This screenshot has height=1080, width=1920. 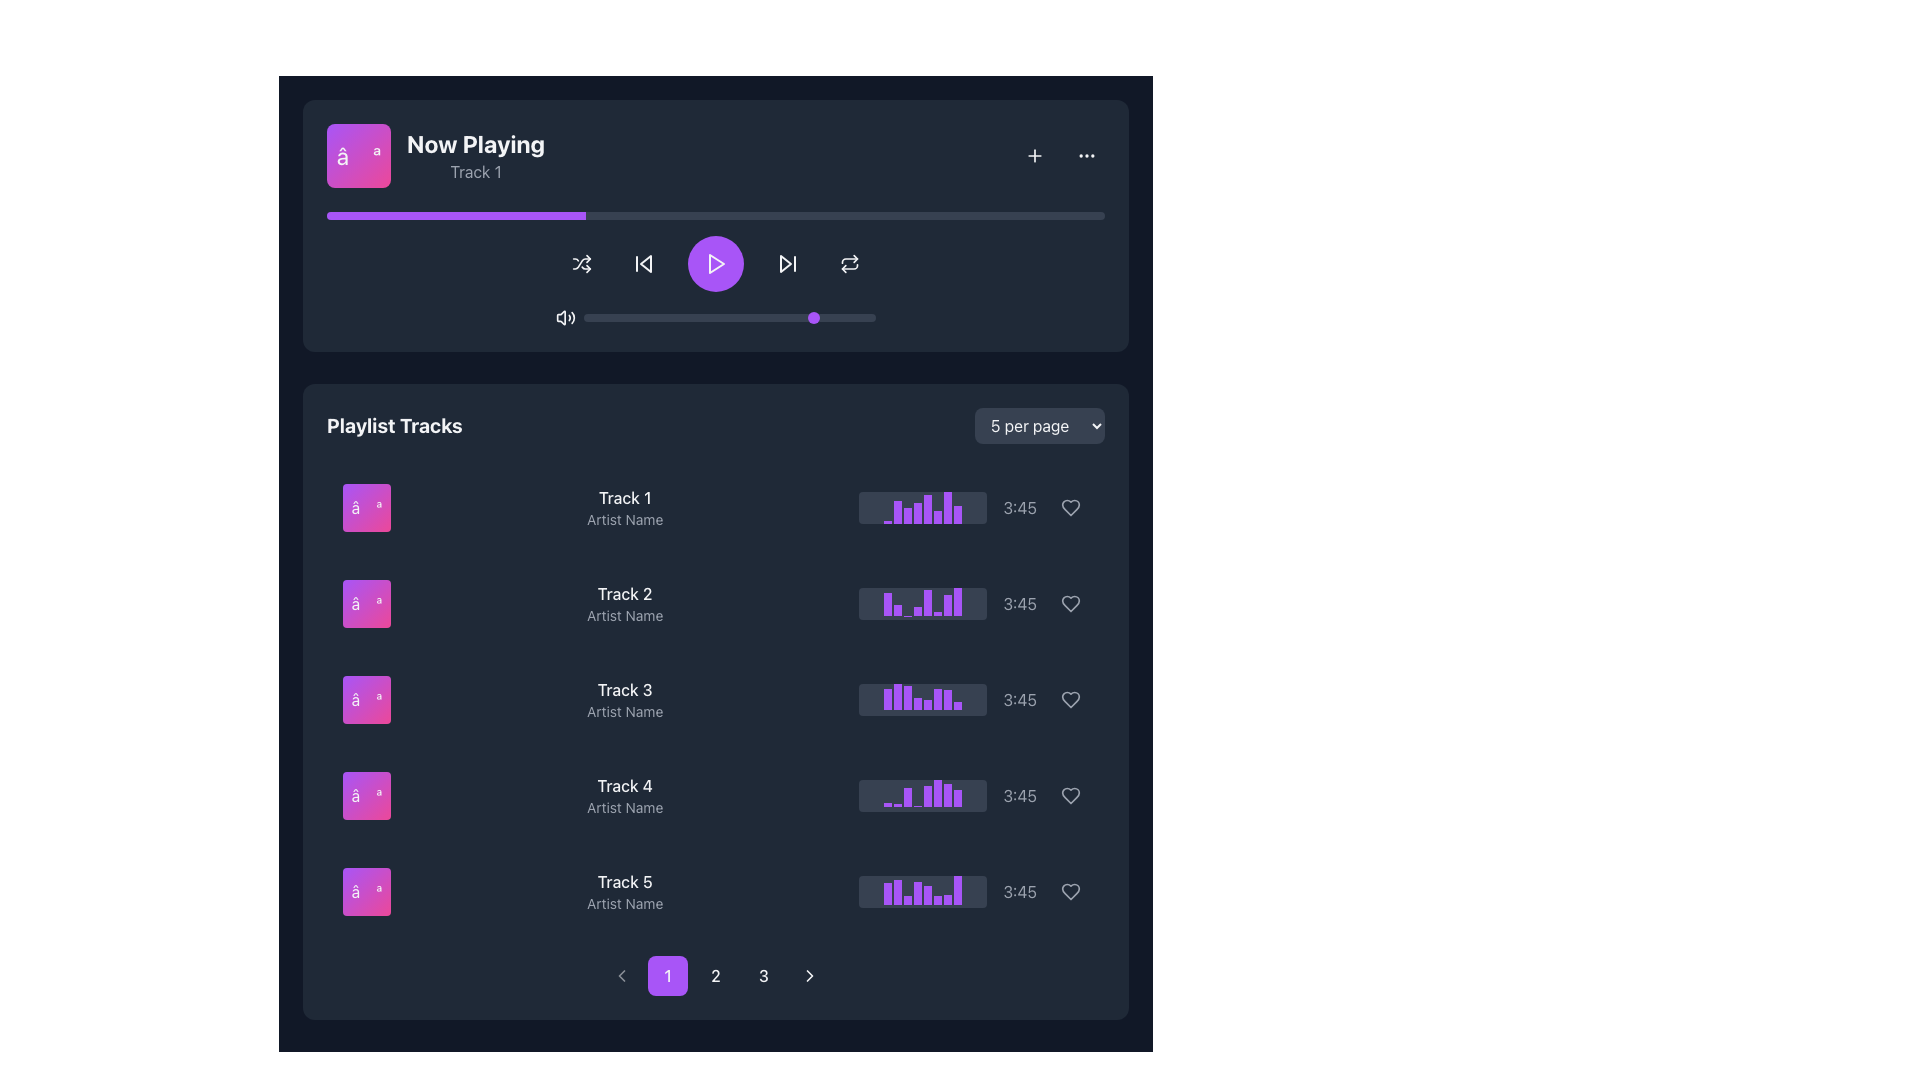 What do you see at coordinates (1069, 698) in the screenshot?
I see `the heart-shaped icon button located to the right of the text '3:45'` at bounding box center [1069, 698].